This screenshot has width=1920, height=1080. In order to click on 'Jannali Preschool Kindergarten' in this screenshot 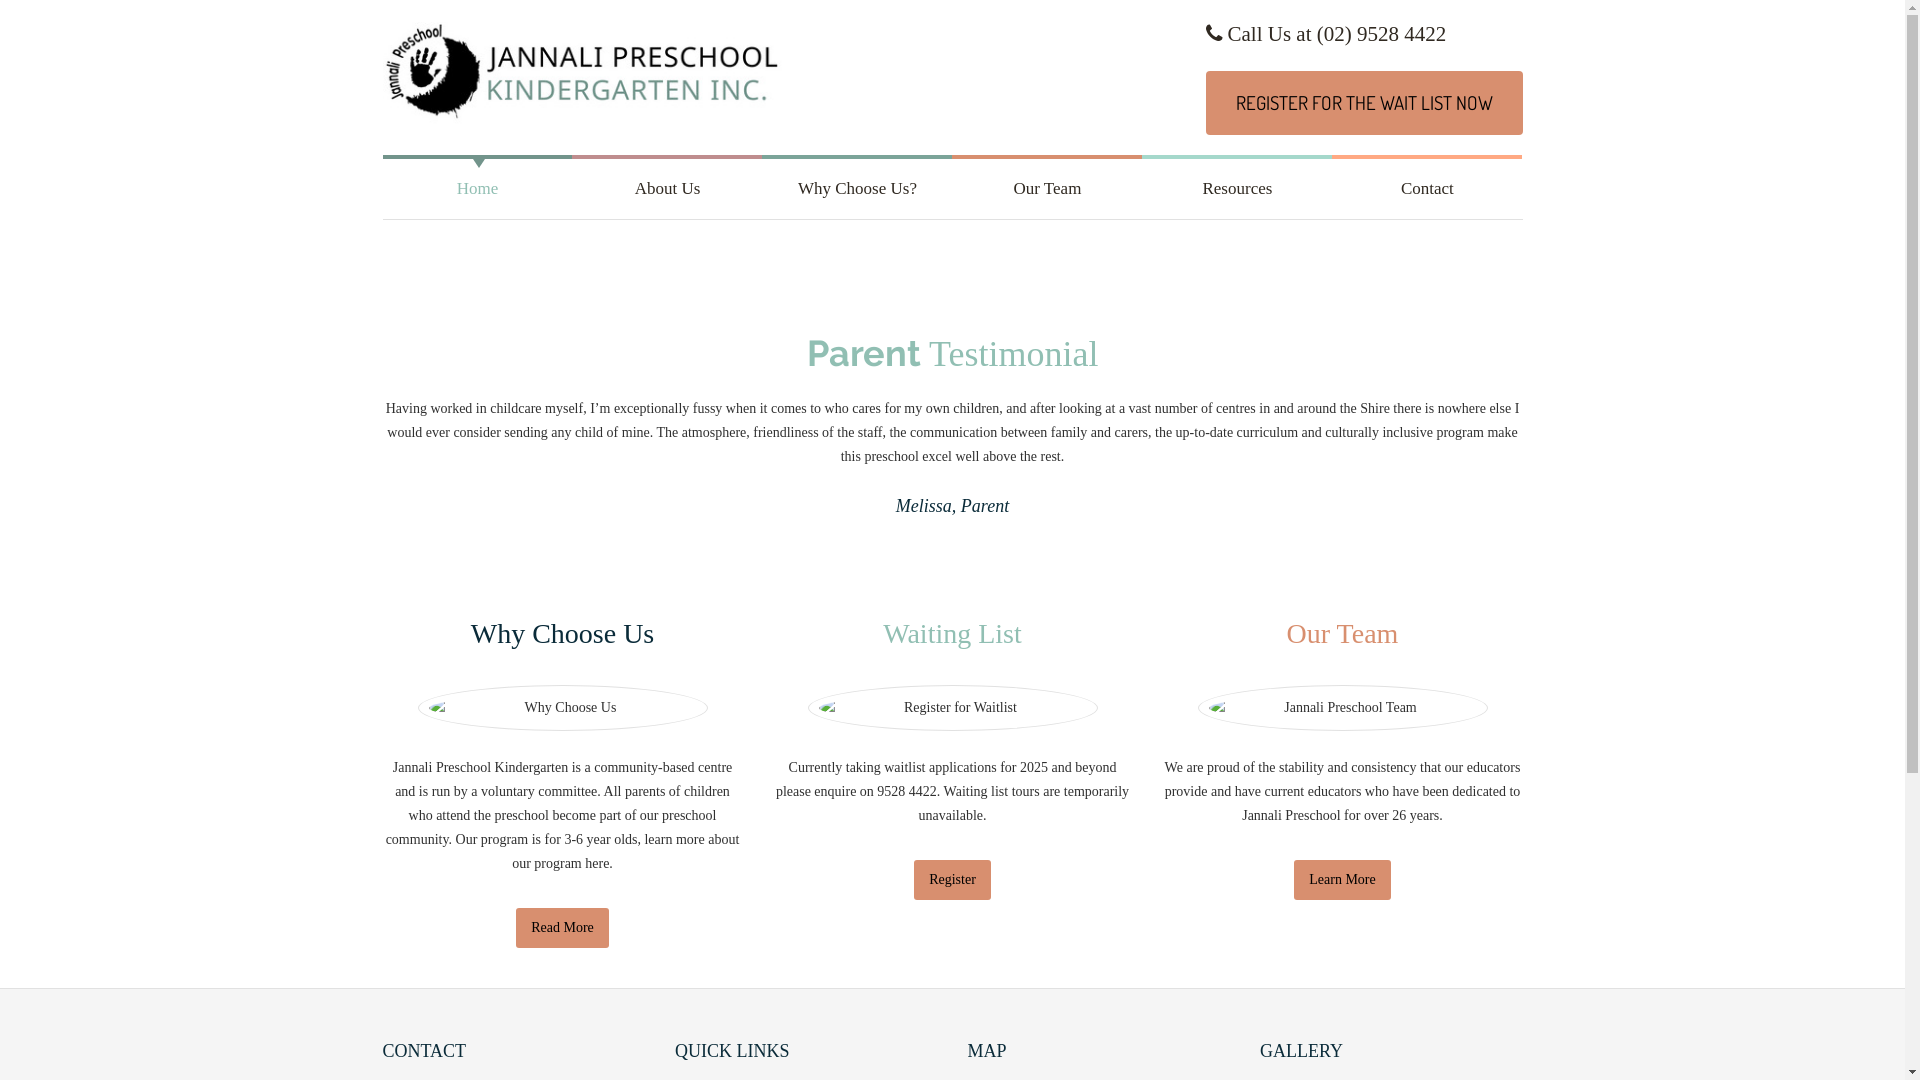, I will do `click(580, 76)`.